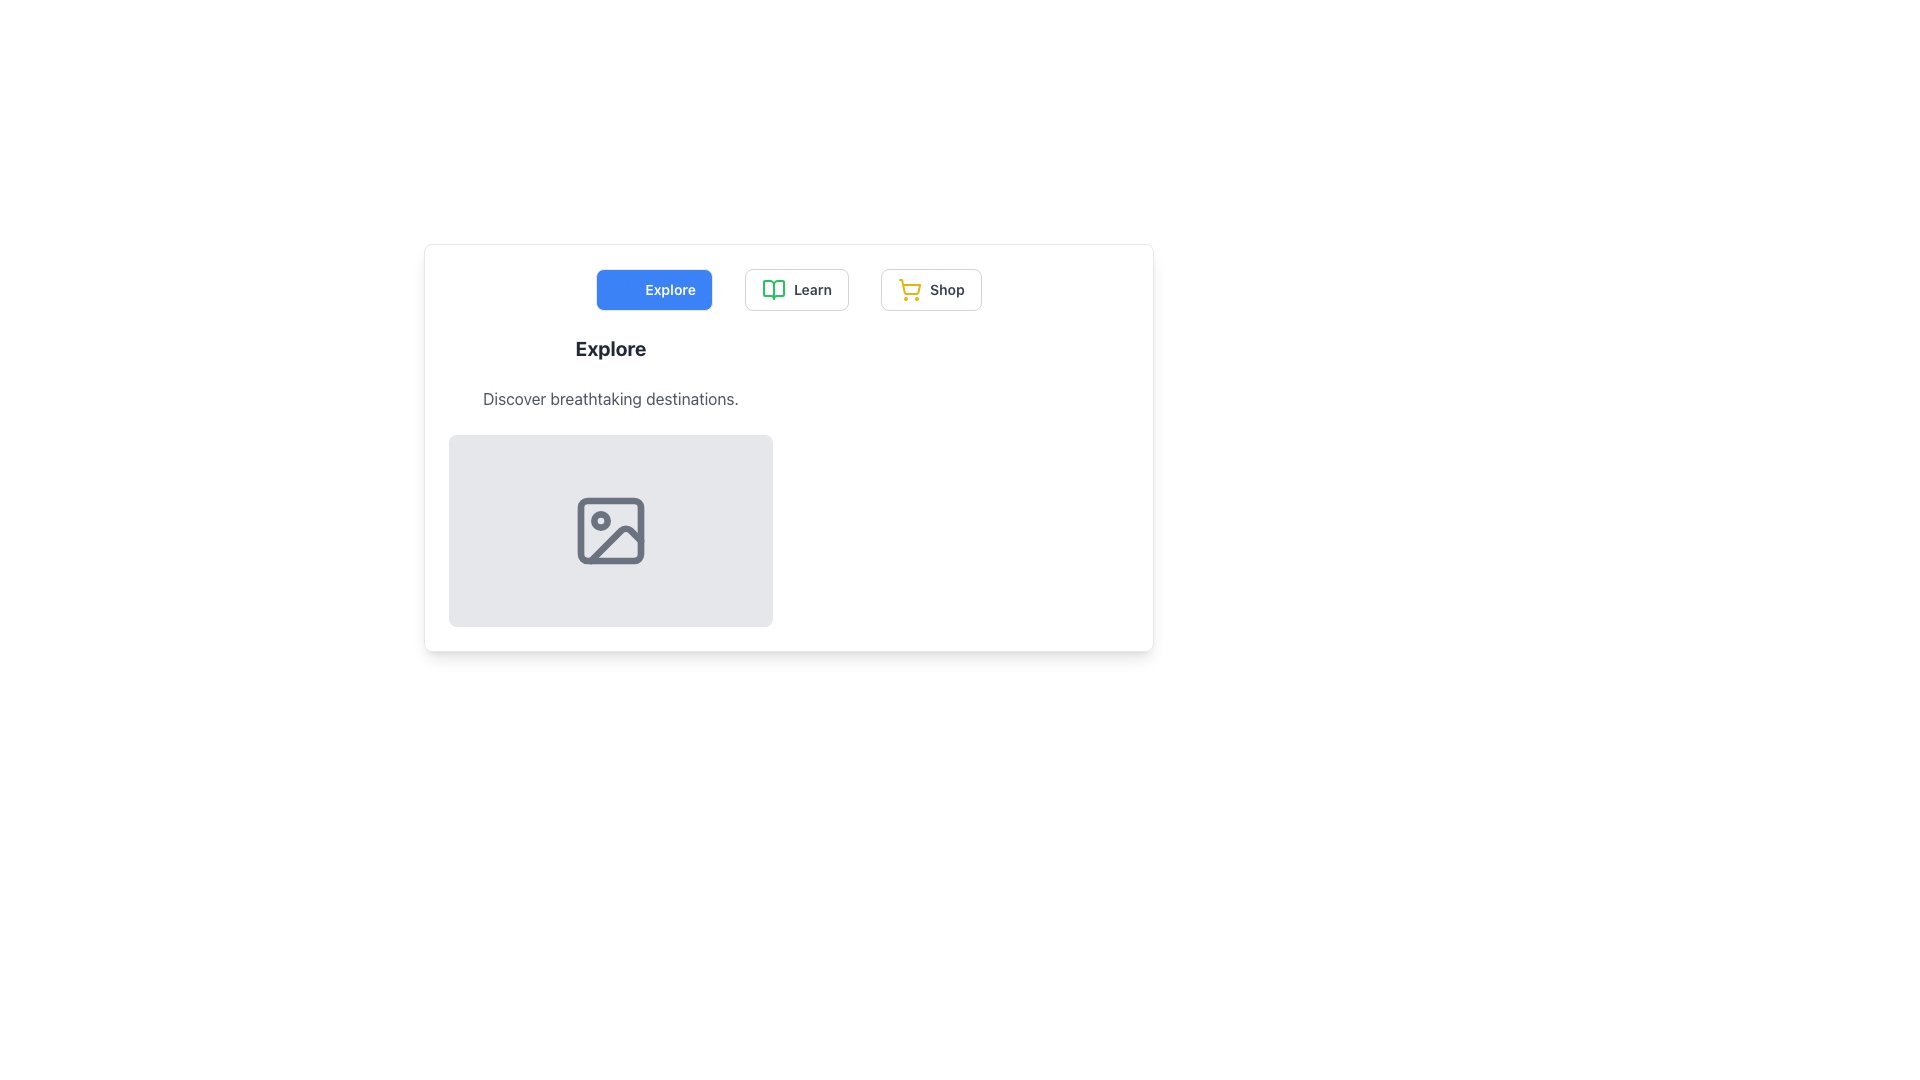 The height and width of the screenshot is (1080, 1920). I want to click on the 'Shop' button text label located in the top-right corner of the central card interface, so click(946, 289).